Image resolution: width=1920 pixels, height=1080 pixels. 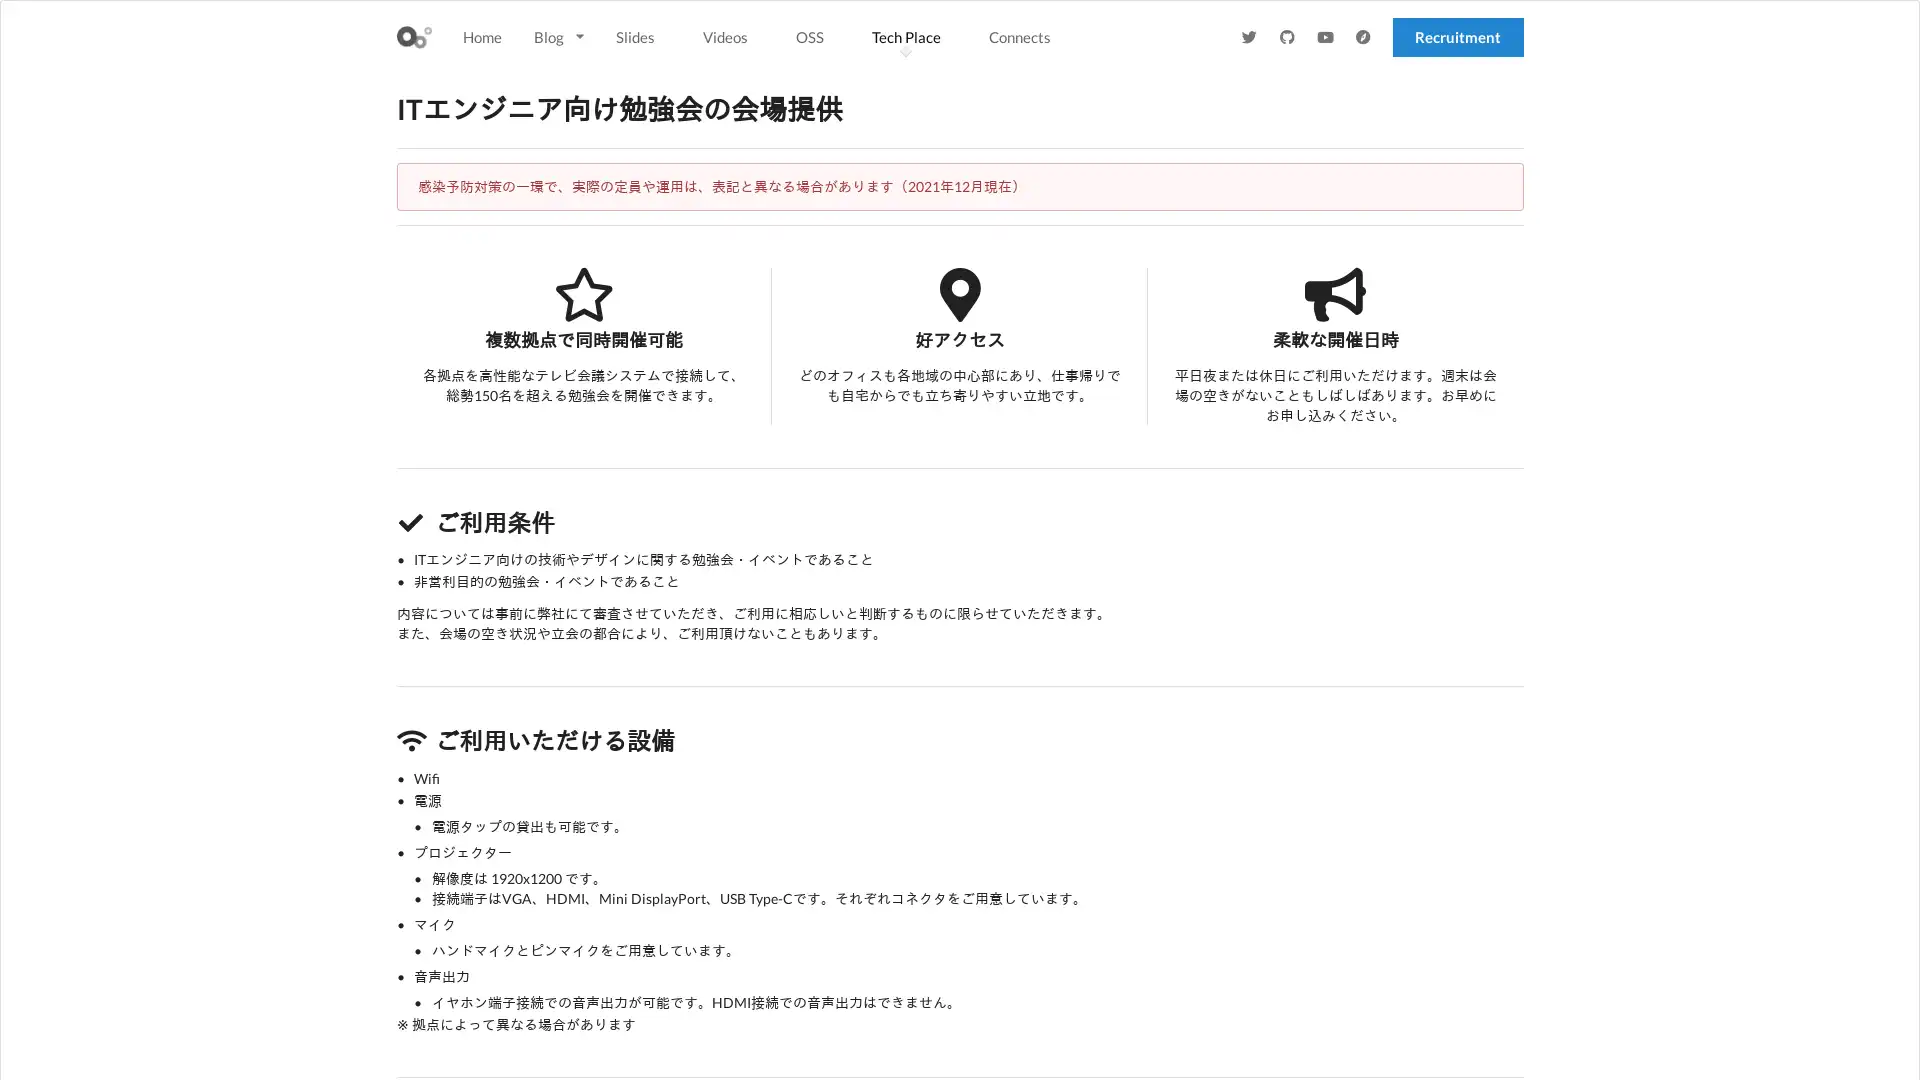 I want to click on Recruitment, so click(x=1457, y=37).